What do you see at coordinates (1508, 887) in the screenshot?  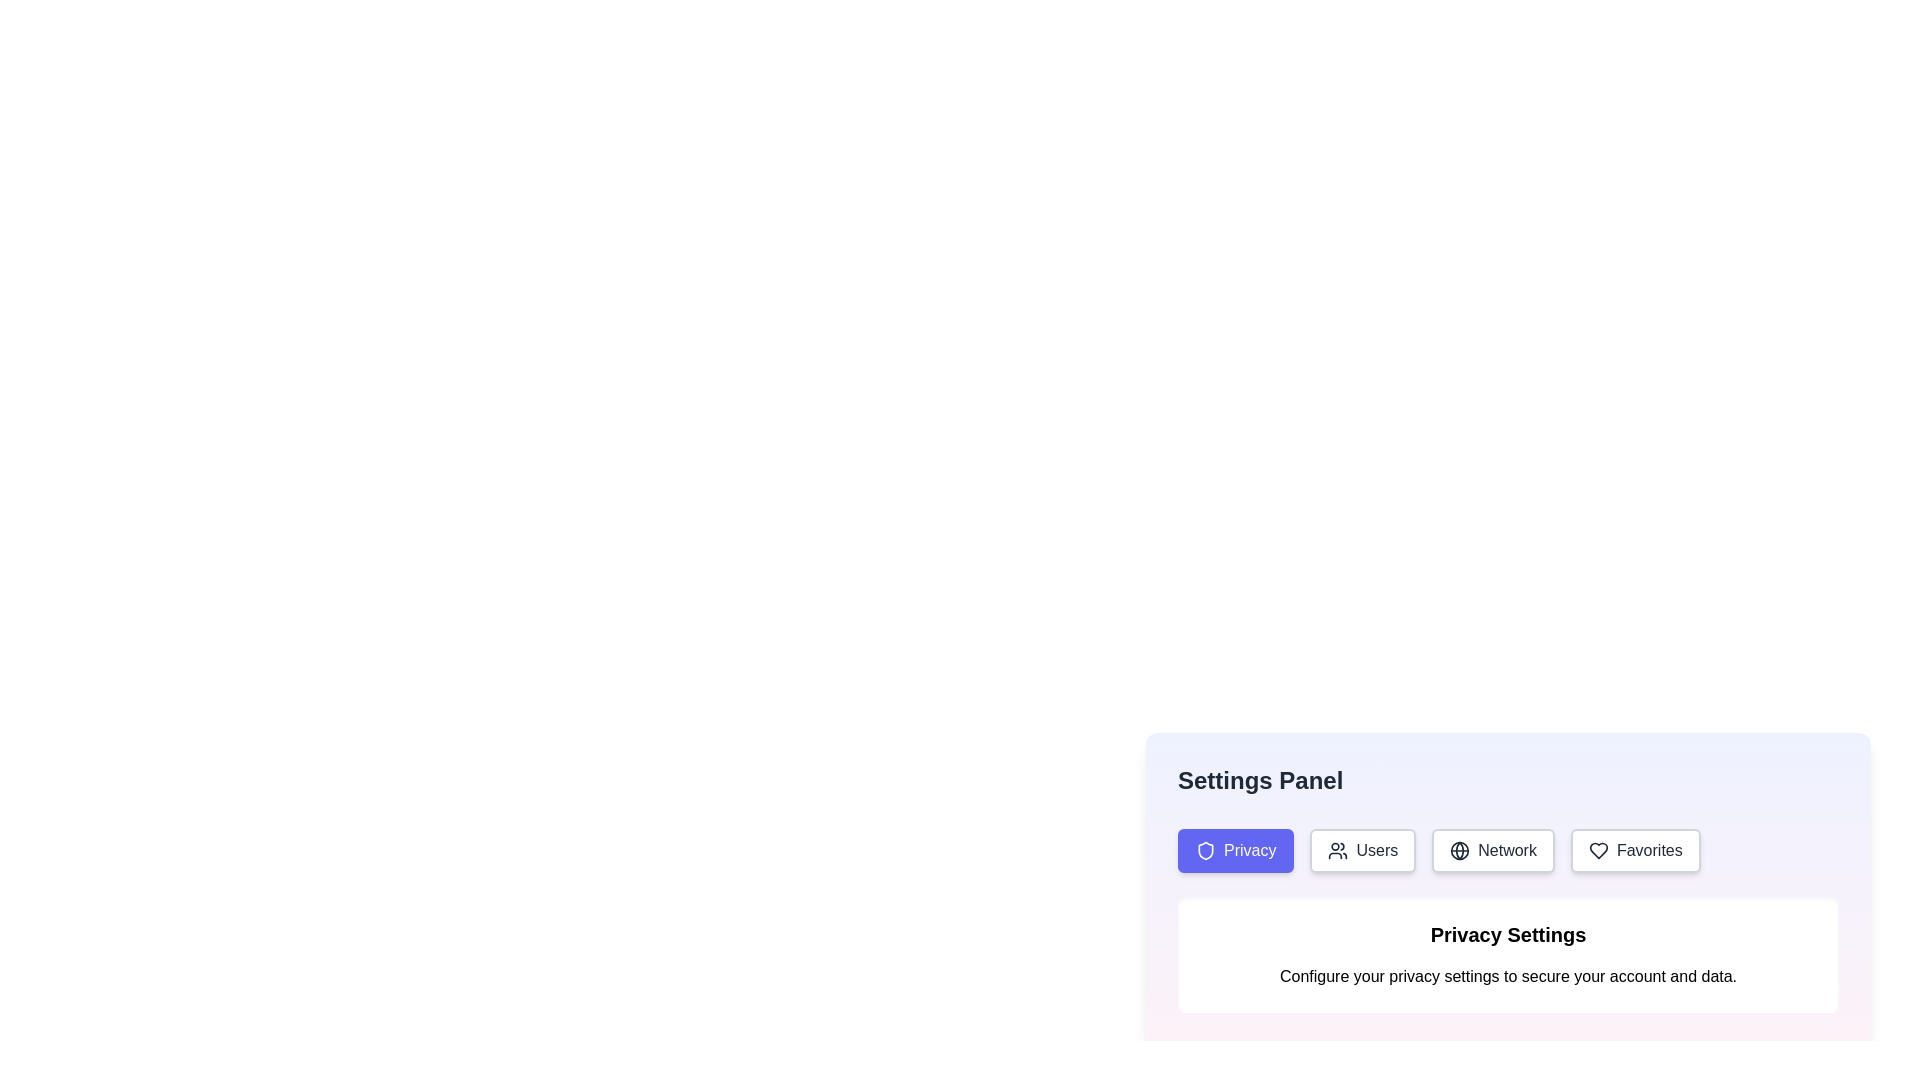 I see `the informational panel located below the tab buttons labeled 'Privacy', 'Users', 'Network', and 'Favorites'` at bounding box center [1508, 887].